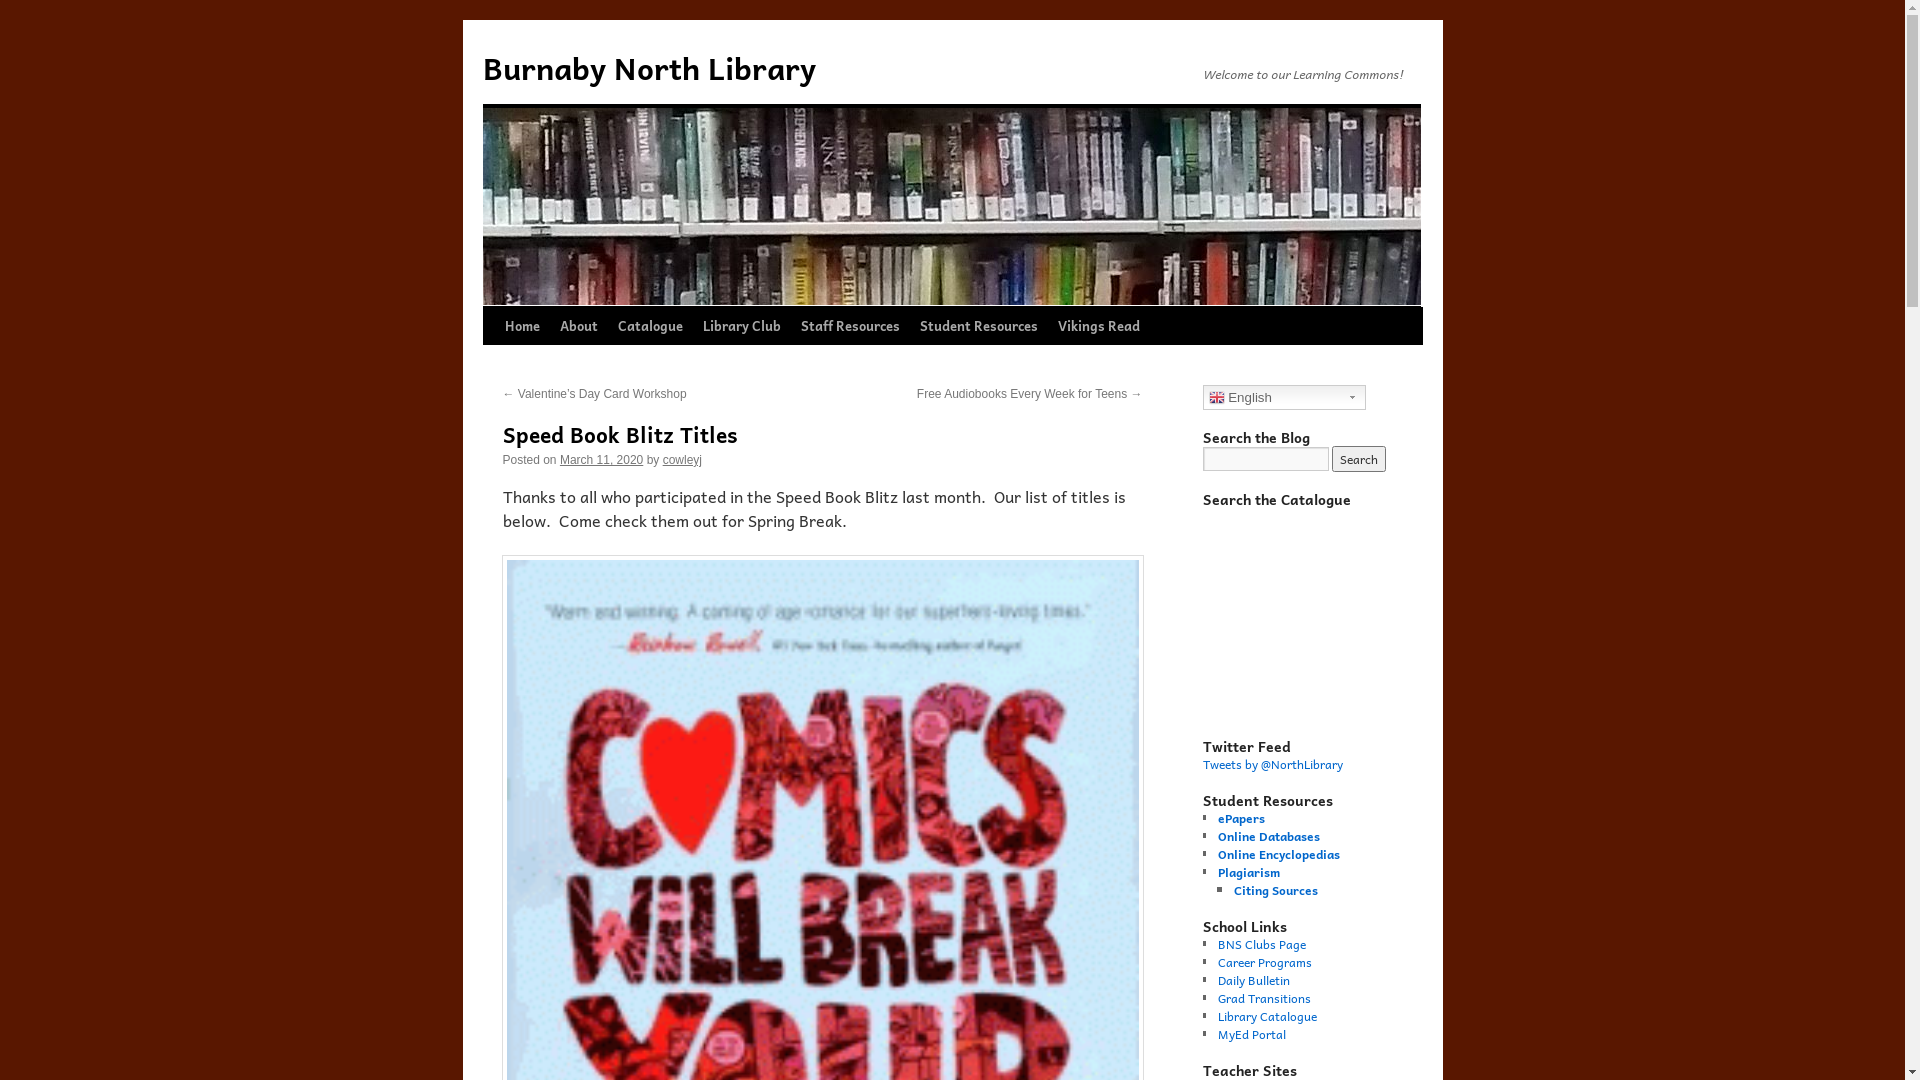 The width and height of the screenshot is (1920, 1080). Describe the element at coordinates (739, 325) in the screenshot. I see `'Library Club'` at that location.